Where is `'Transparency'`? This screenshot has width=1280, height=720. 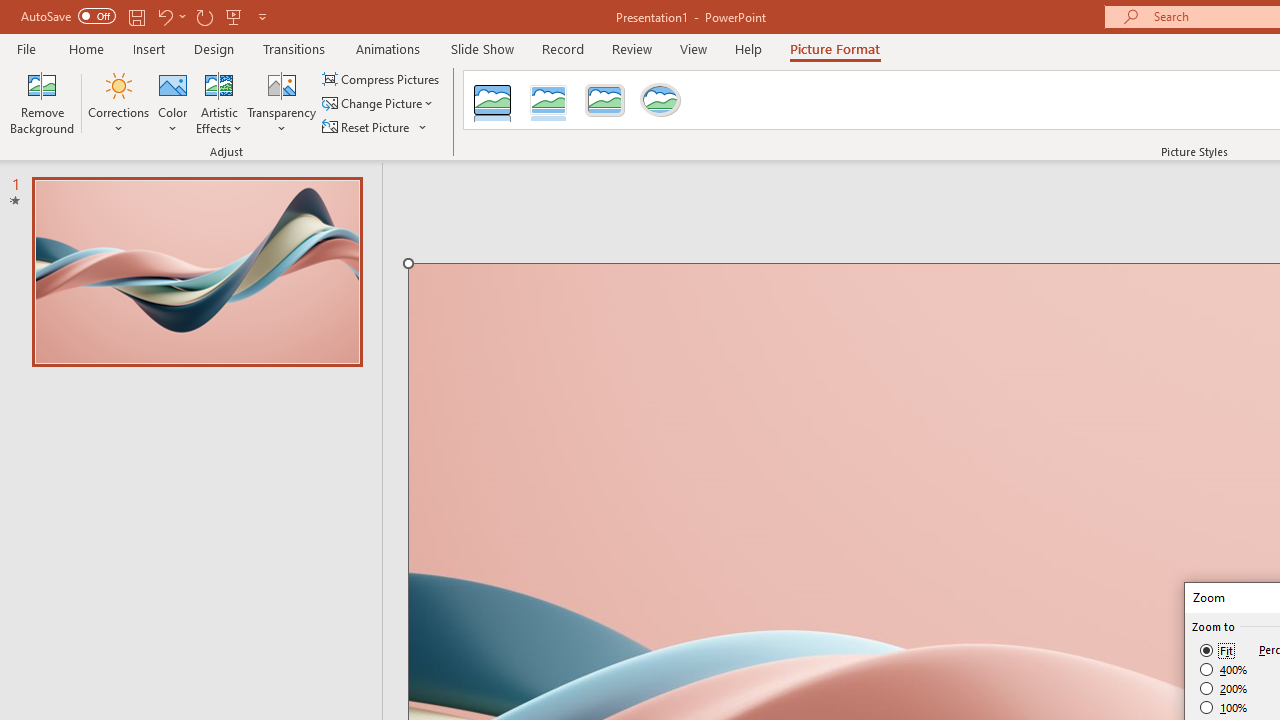
'Transparency' is located at coordinates (280, 103).